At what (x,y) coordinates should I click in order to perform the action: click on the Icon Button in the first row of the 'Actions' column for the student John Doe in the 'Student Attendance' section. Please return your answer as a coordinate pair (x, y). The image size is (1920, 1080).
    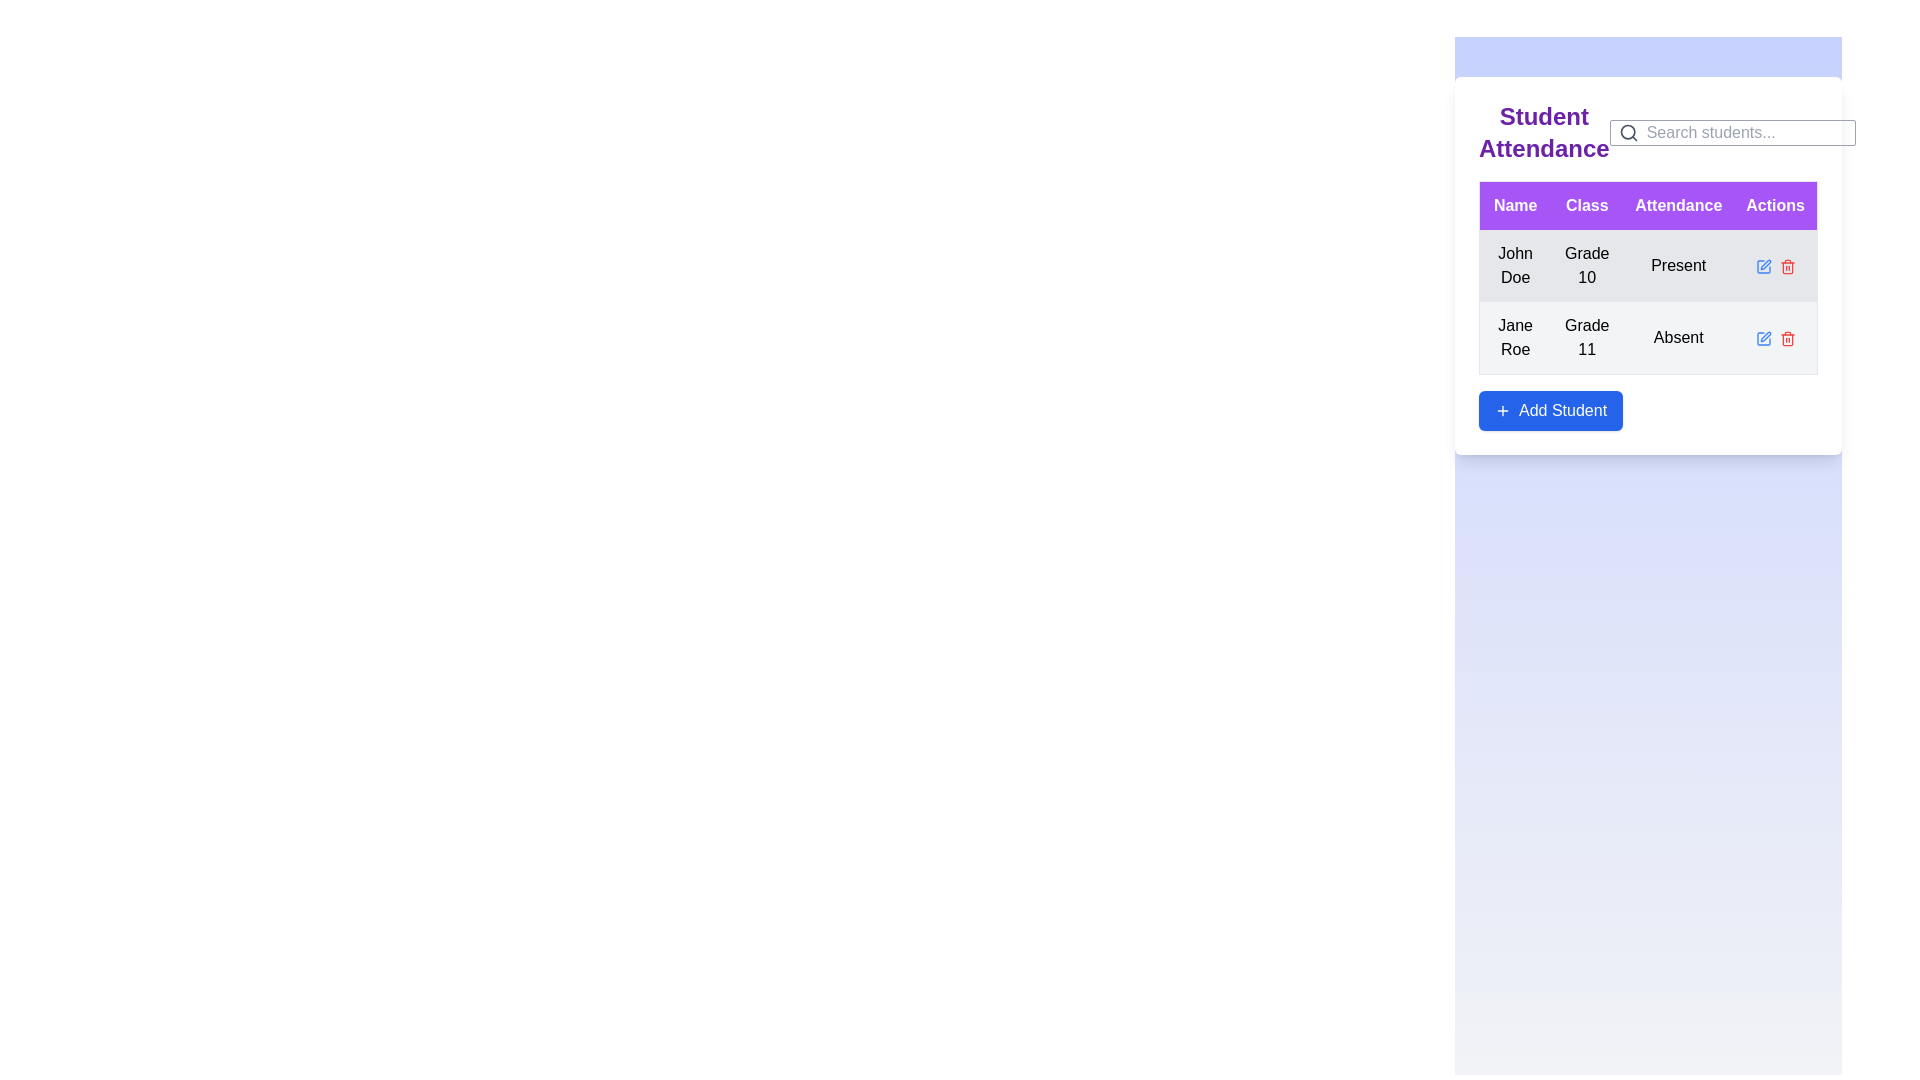
    Looking at the image, I should click on (1763, 265).